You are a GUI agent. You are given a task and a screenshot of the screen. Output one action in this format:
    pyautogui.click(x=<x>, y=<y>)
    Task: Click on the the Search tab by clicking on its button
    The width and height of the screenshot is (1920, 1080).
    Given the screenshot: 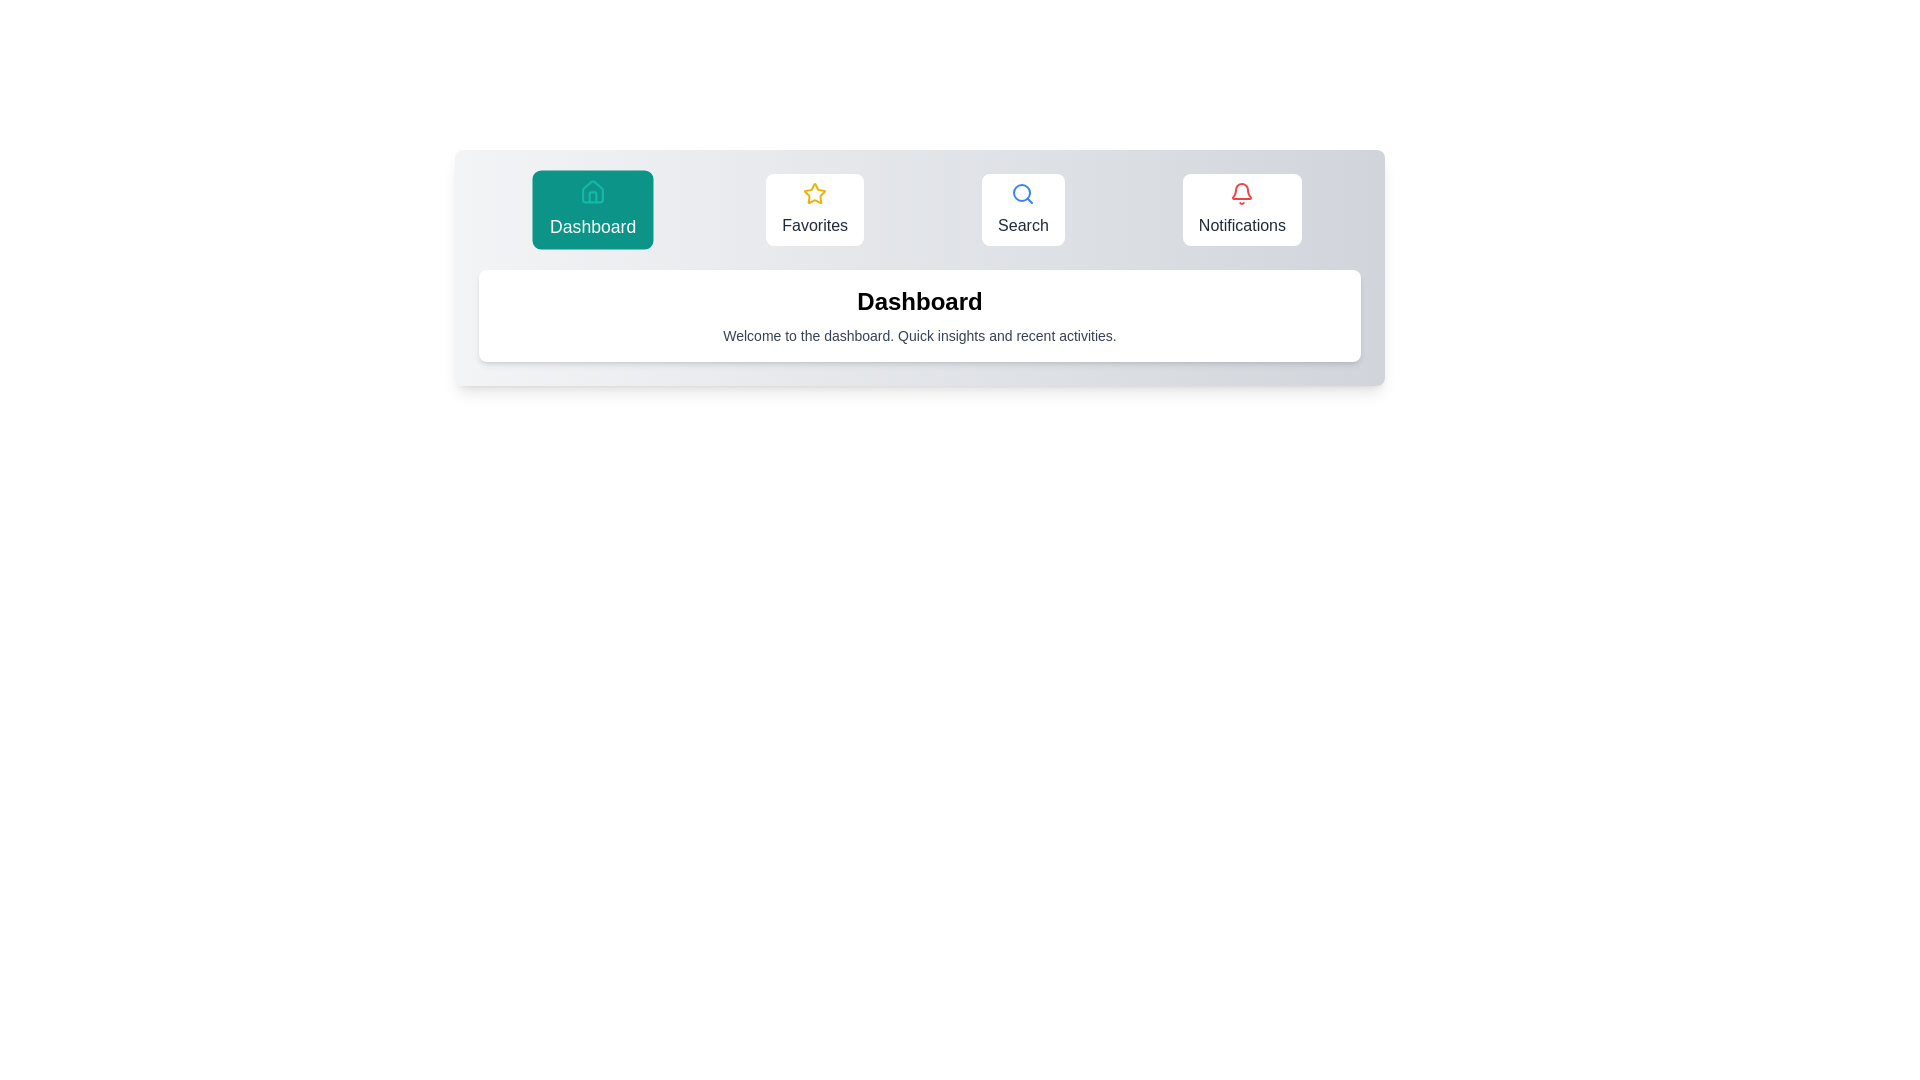 What is the action you would take?
    pyautogui.click(x=1022, y=209)
    